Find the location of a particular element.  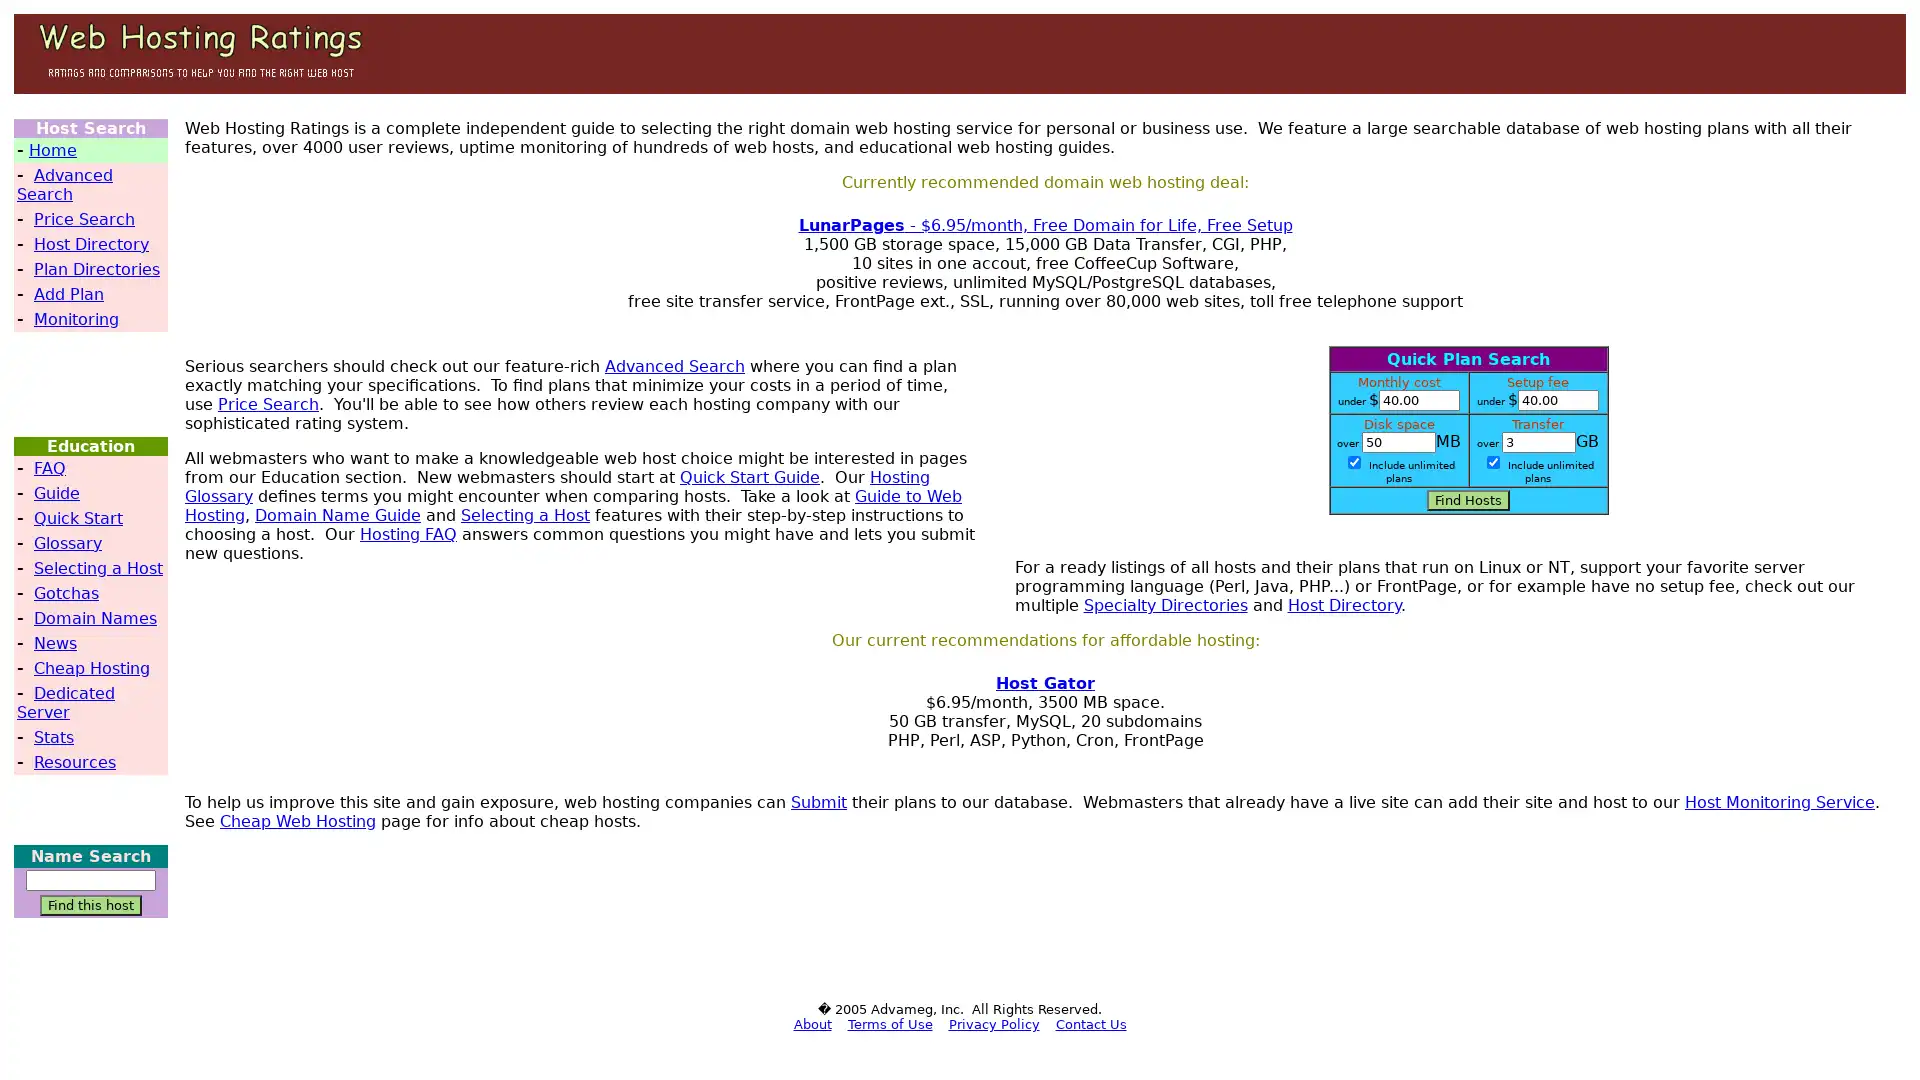

Find Hosts is located at coordinates (1468, 499).